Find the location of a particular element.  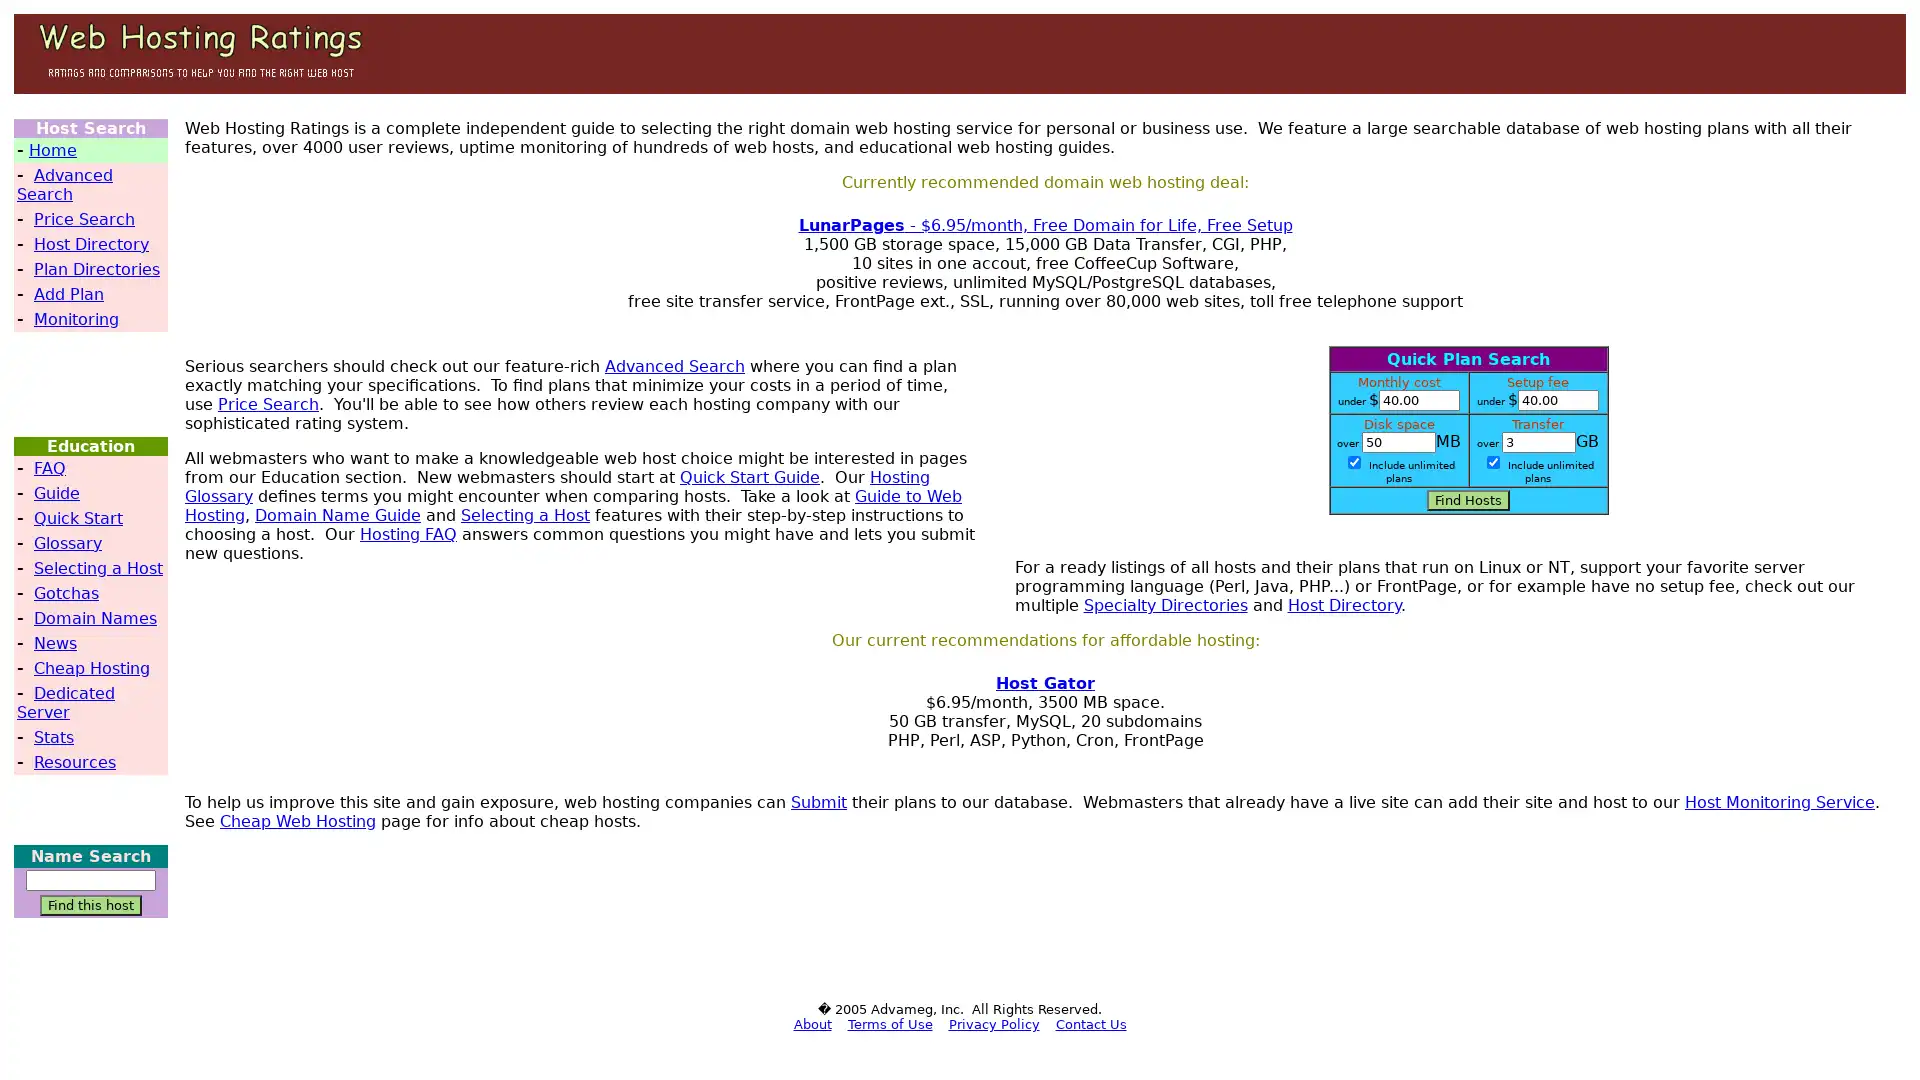

Find Hosts is located at coordinates (1468, 499).